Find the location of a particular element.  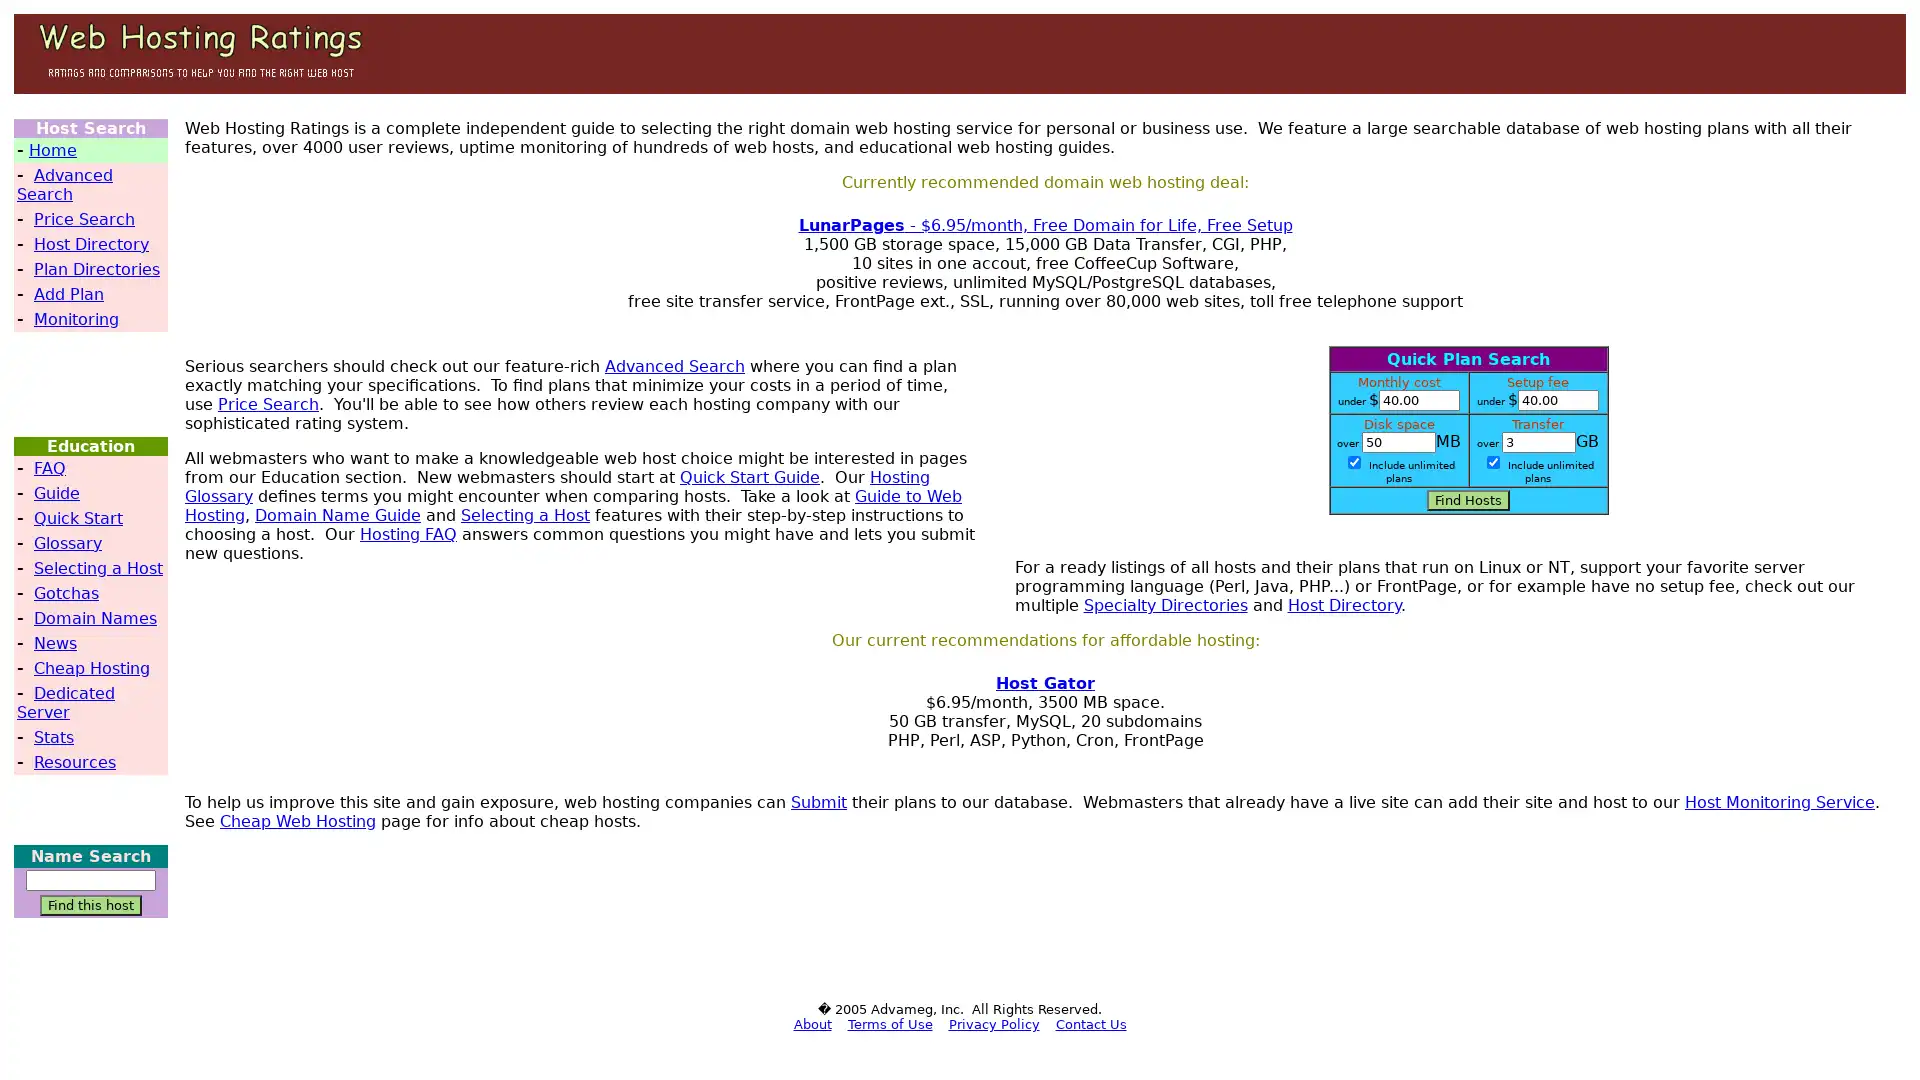

Find Hosts is located at coordinates (1468, 499).